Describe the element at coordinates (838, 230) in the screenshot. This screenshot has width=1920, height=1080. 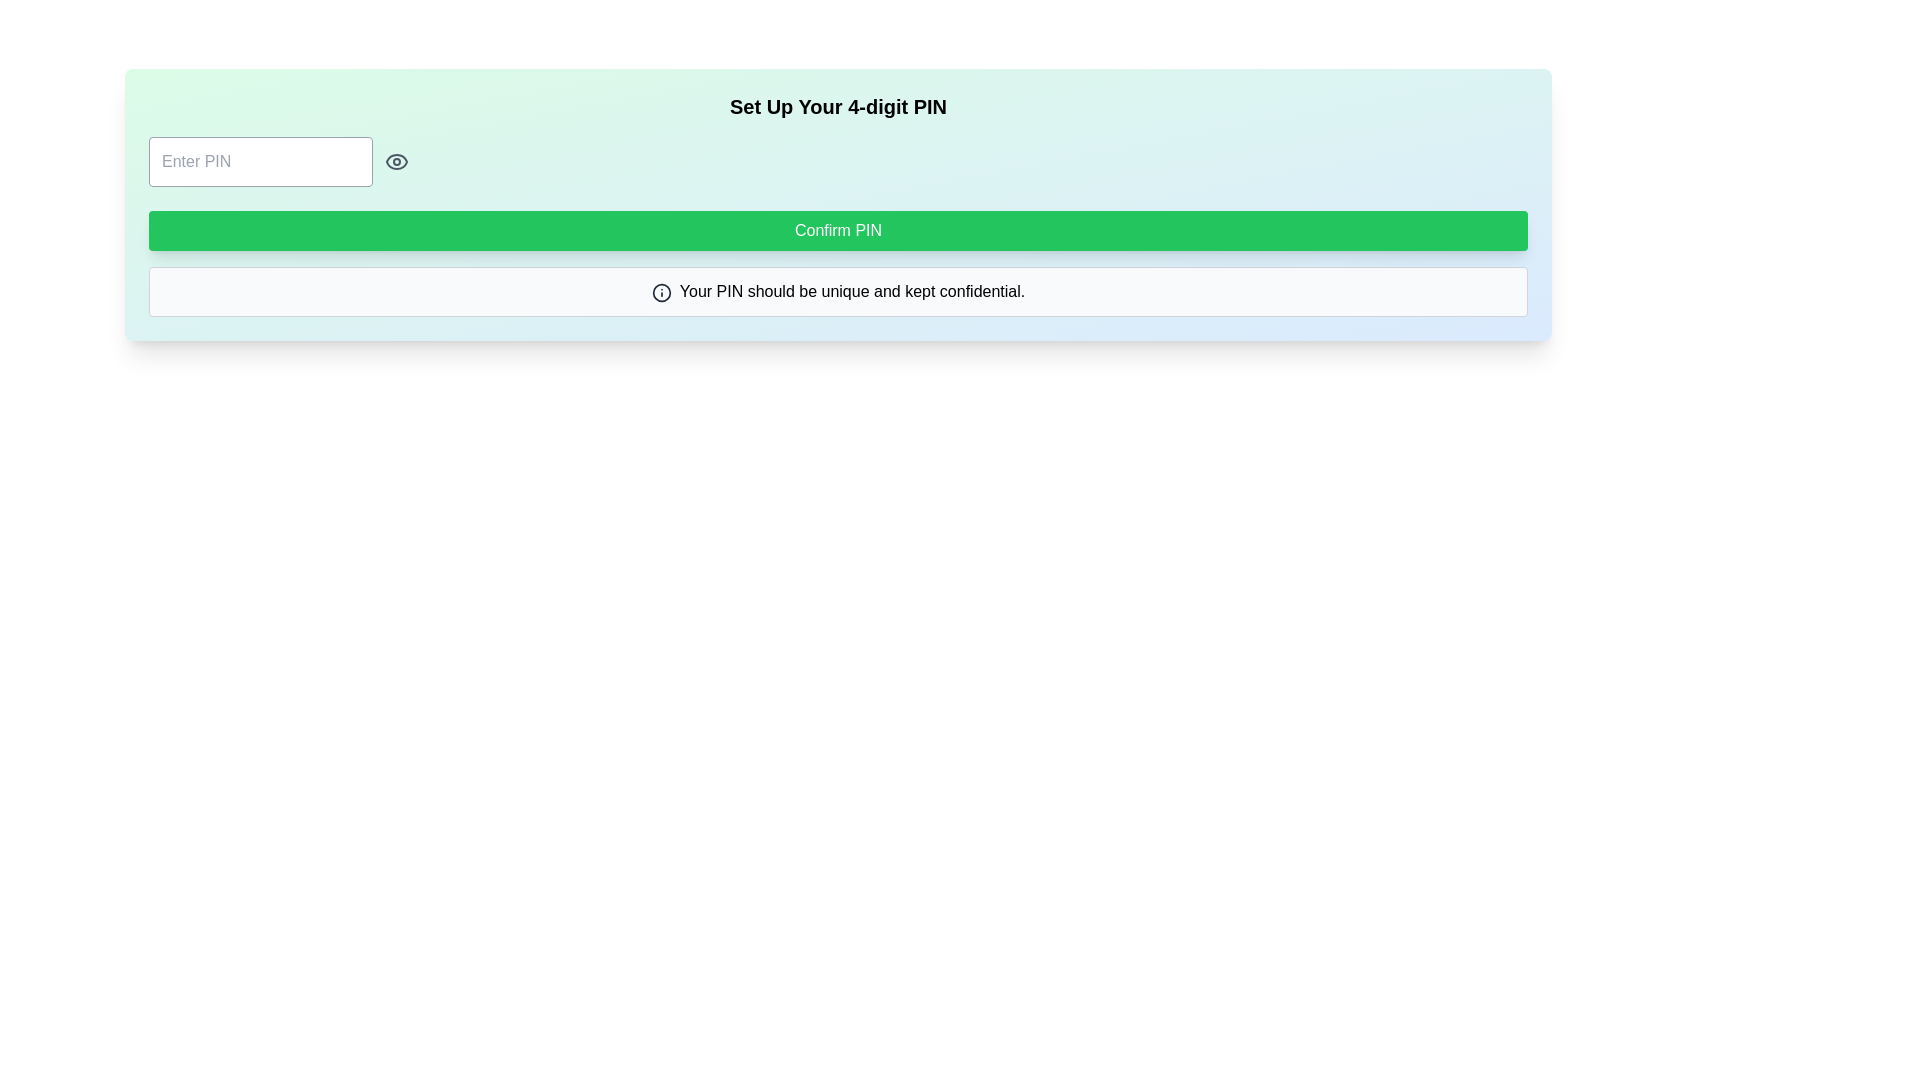
I see `the confirm button located centrally below the 'Enter PIN' input field to validate the entered PIN during the setup process` at that location.